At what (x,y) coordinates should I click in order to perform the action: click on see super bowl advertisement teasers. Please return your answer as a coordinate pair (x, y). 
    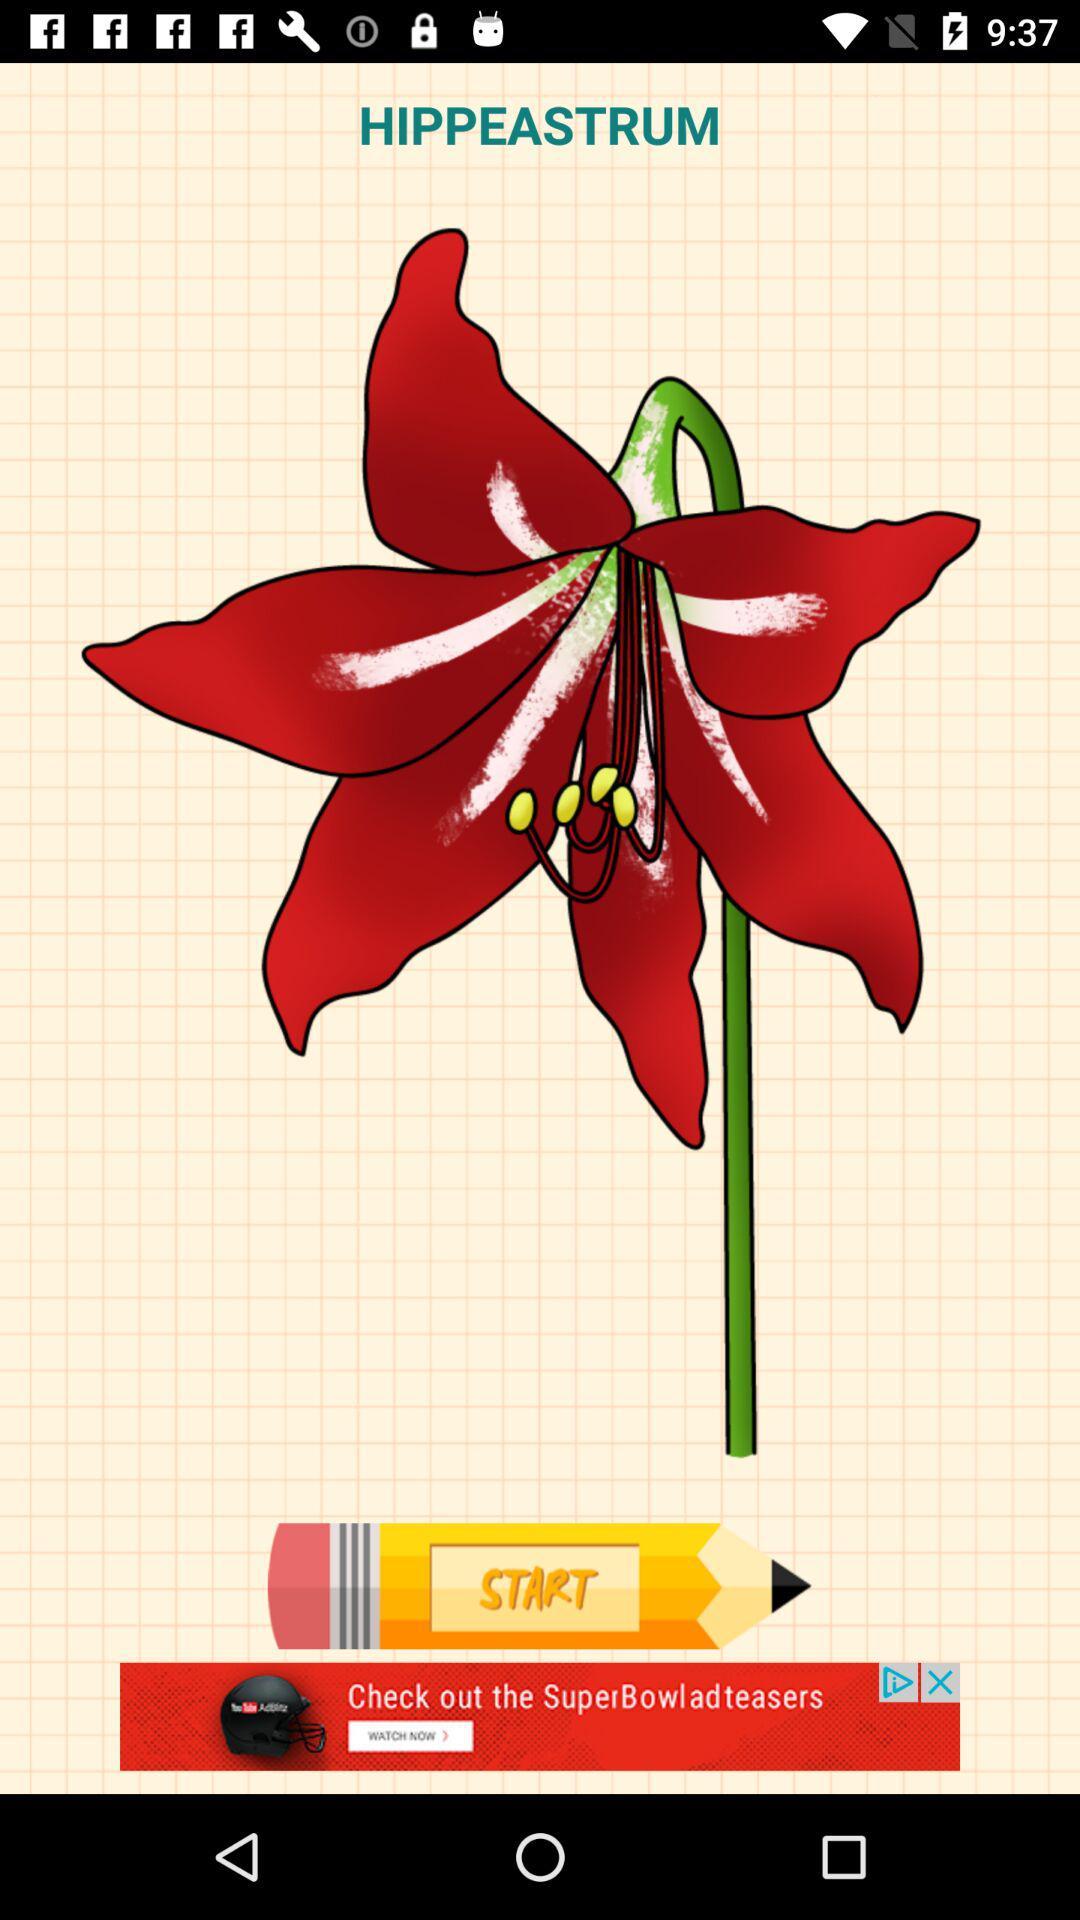
    Looking at the image, I should click on (540, 1727).